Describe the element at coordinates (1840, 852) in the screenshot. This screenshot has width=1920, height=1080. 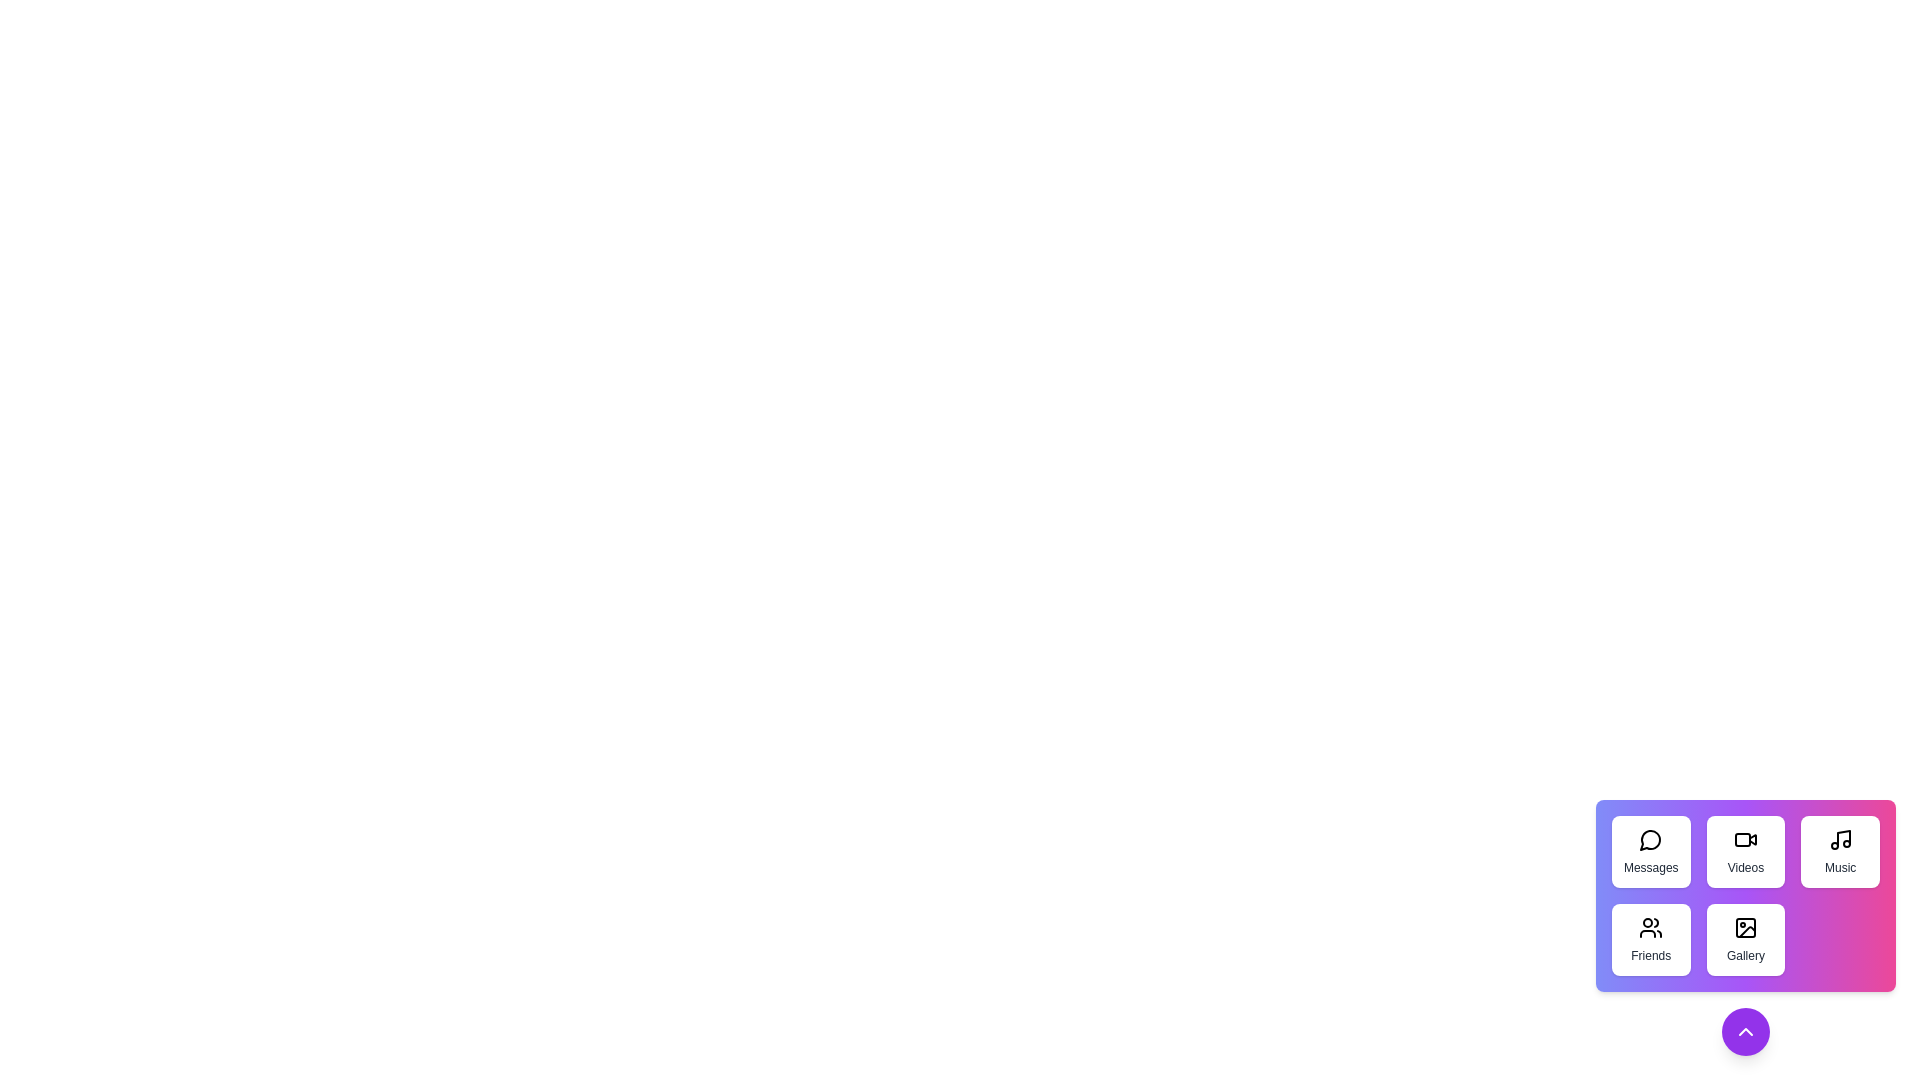
I see `the 'Music' button` at that location.